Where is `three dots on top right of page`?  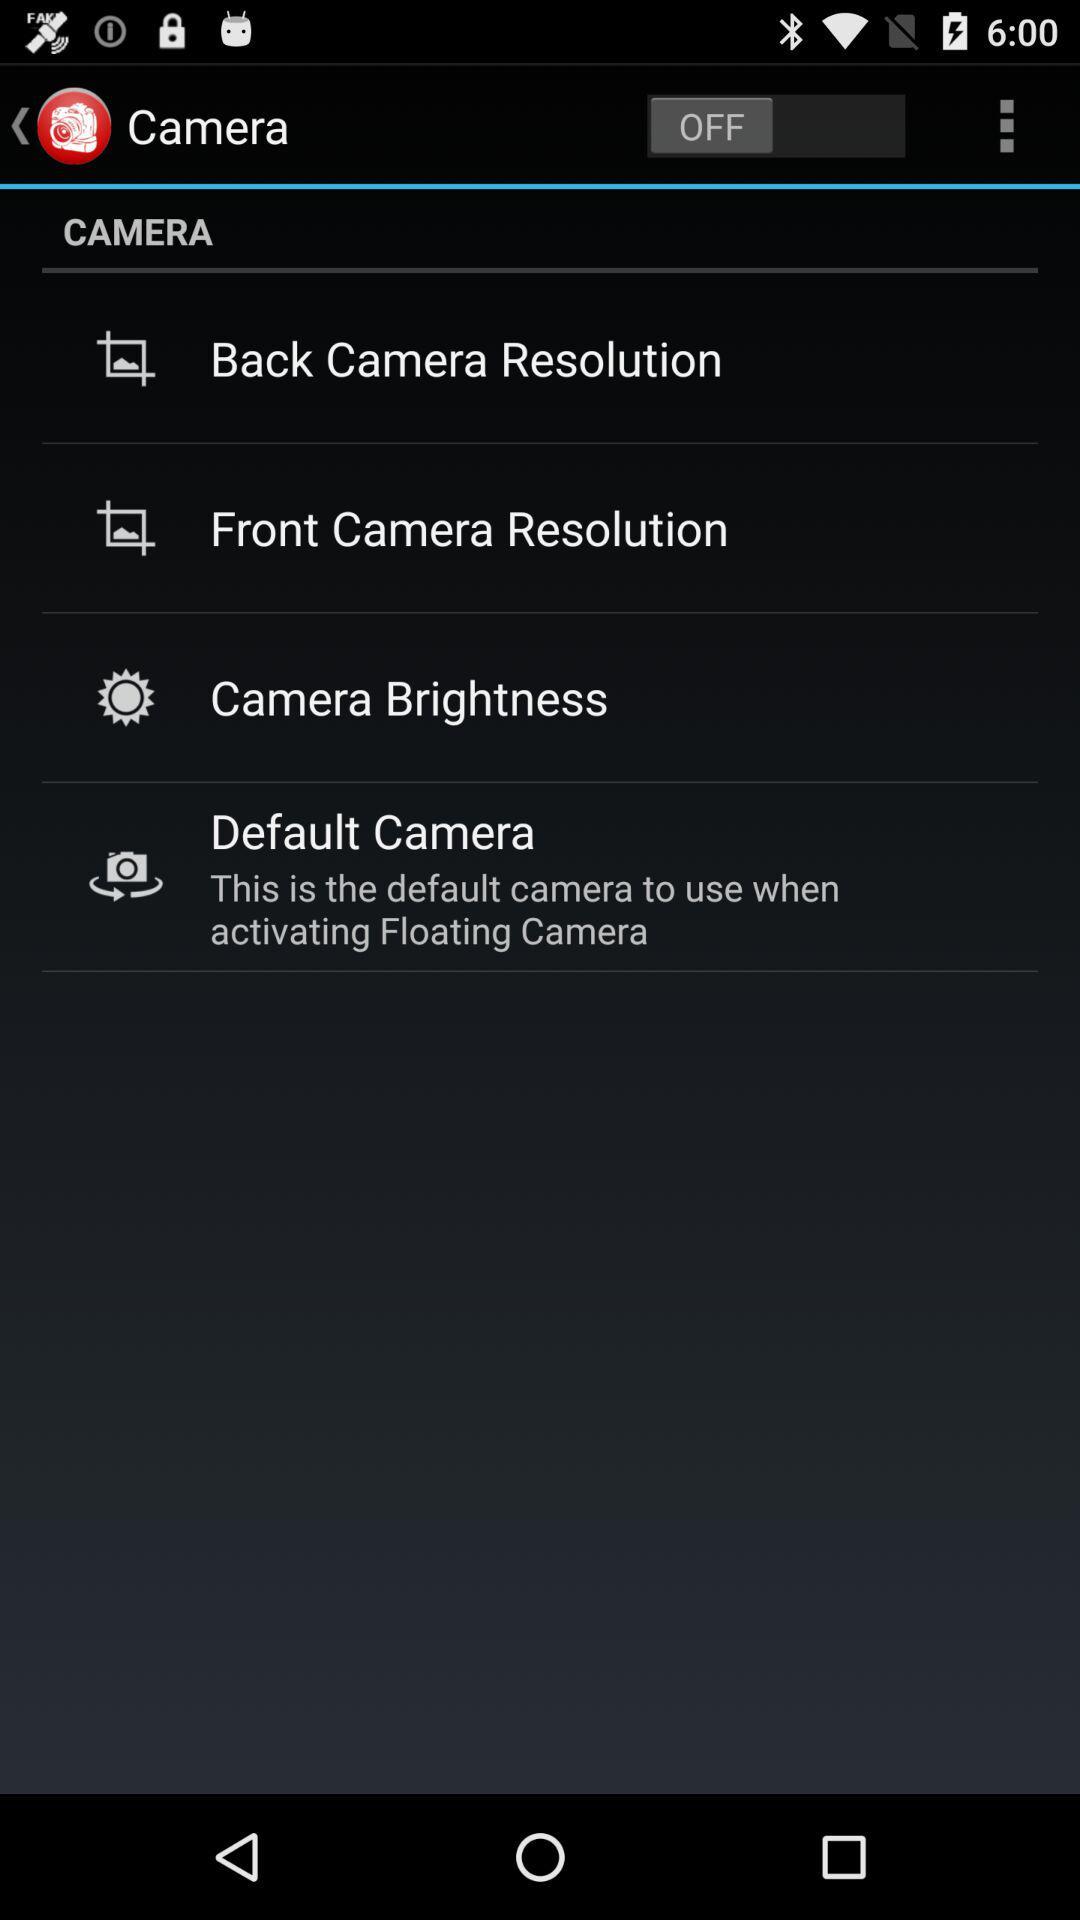
three dots on top right of page is located at coordinates (1006, 124).